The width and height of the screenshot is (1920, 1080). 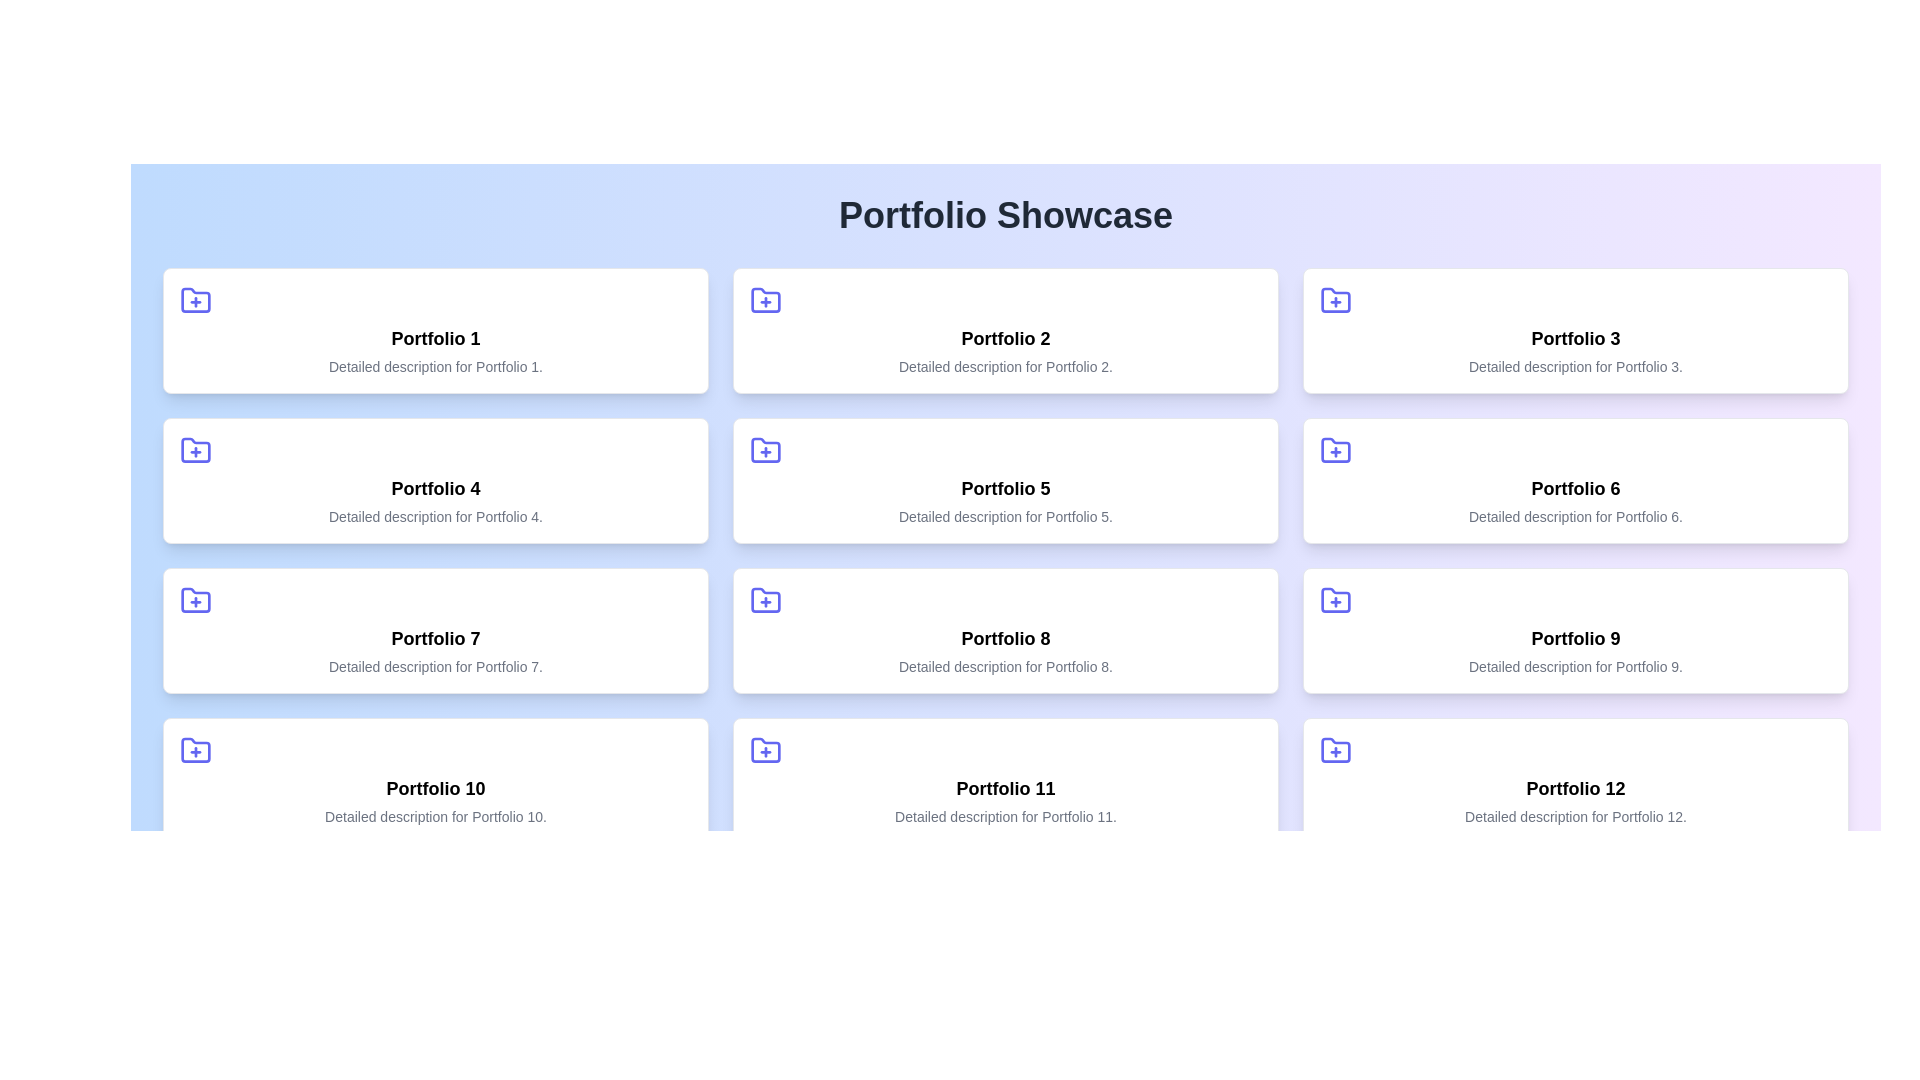 What do you see at coordinates (196, 300) in the screenshot?
I see `the SVG icon button located in the top-left section of the 'Portfolio 1' card` at bounding box center [196, 300].